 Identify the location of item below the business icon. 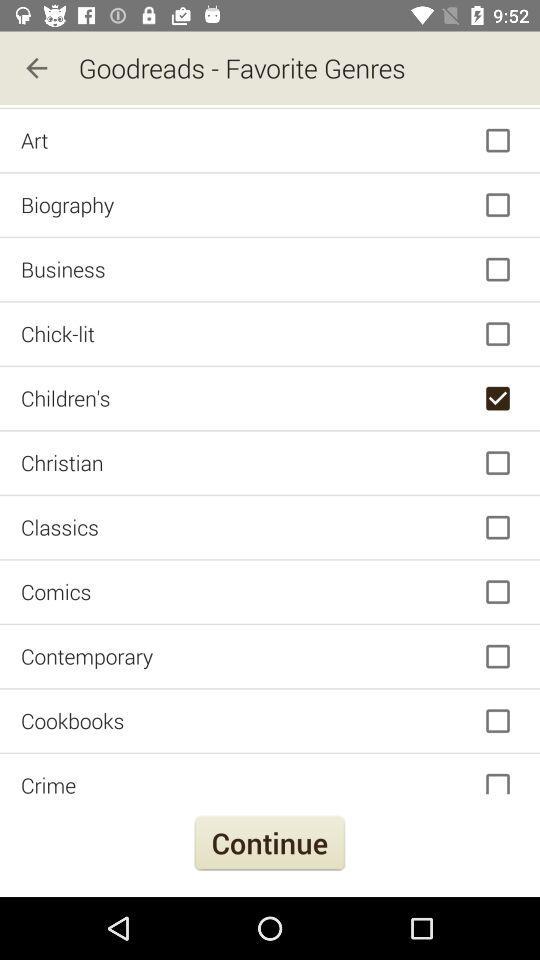
(270, 334).